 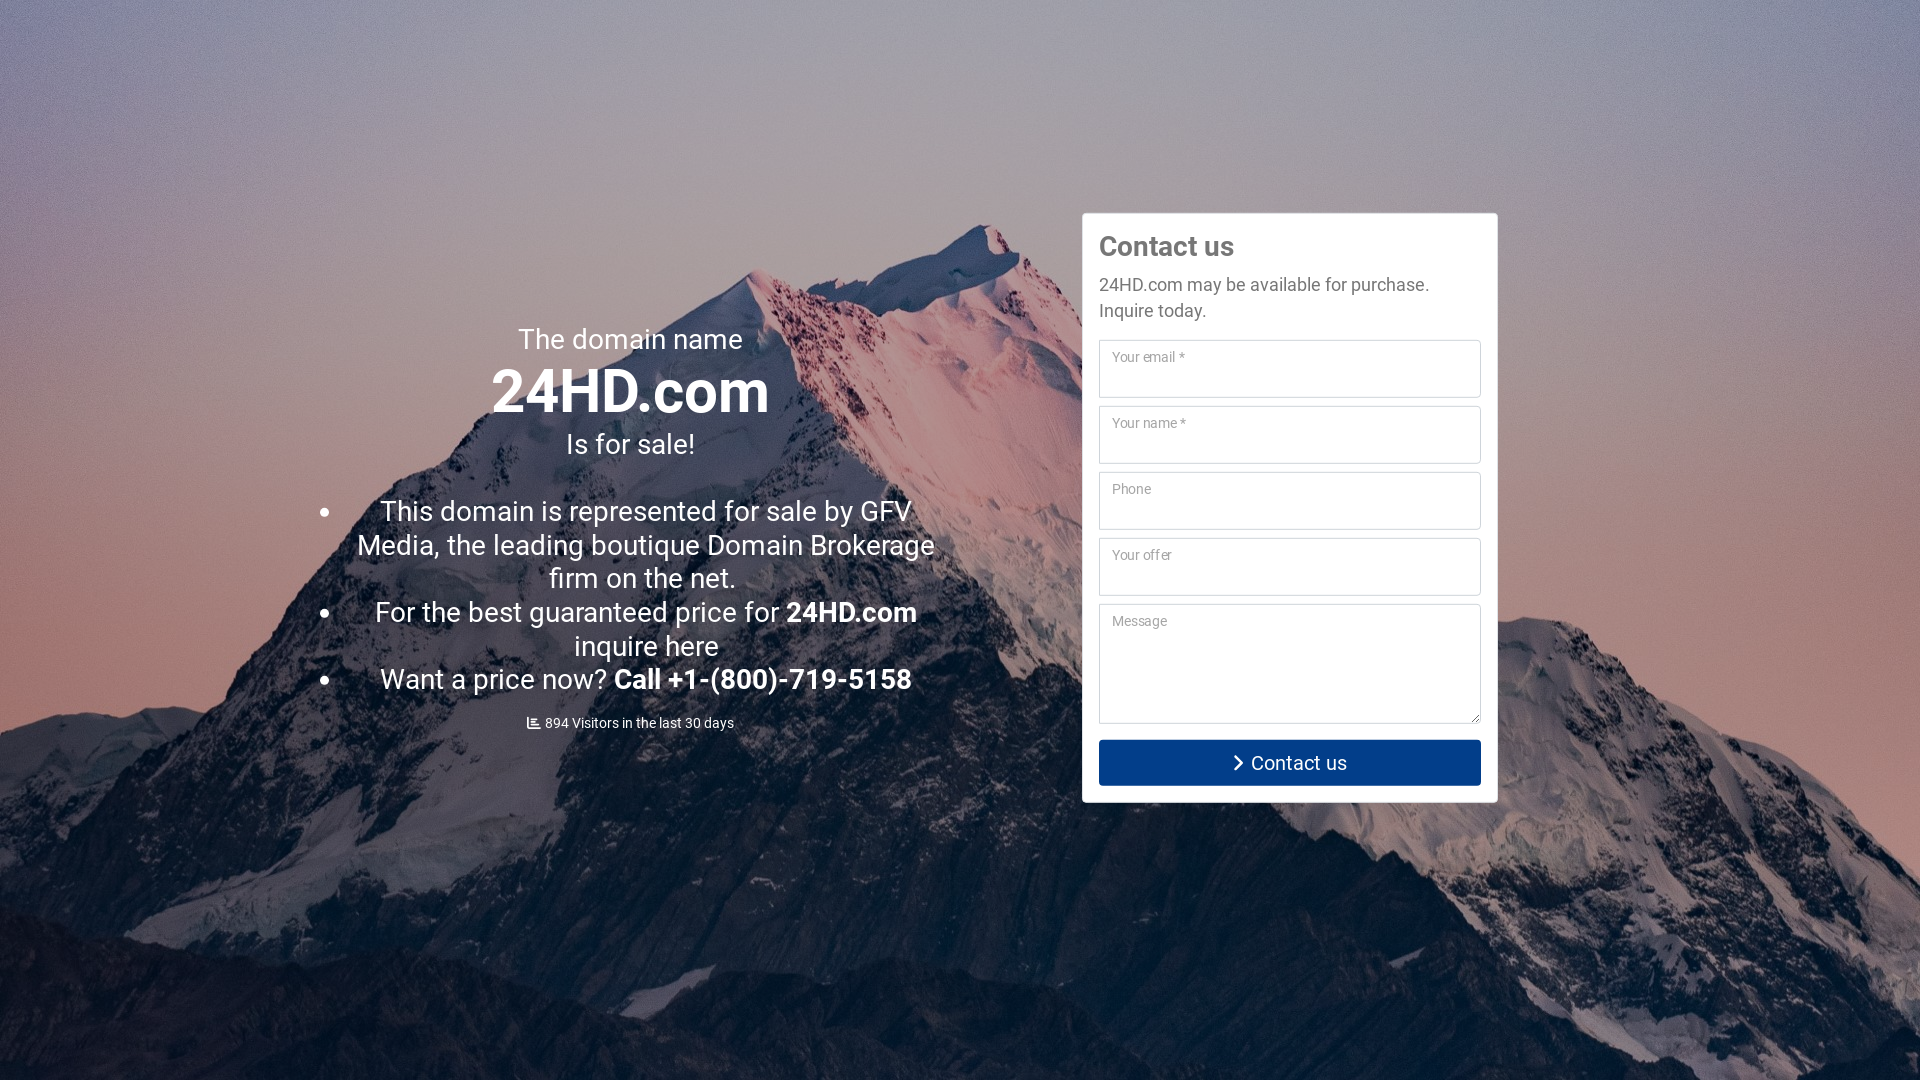 I want to click on 'Contact us', so click(x=1290, y=763).